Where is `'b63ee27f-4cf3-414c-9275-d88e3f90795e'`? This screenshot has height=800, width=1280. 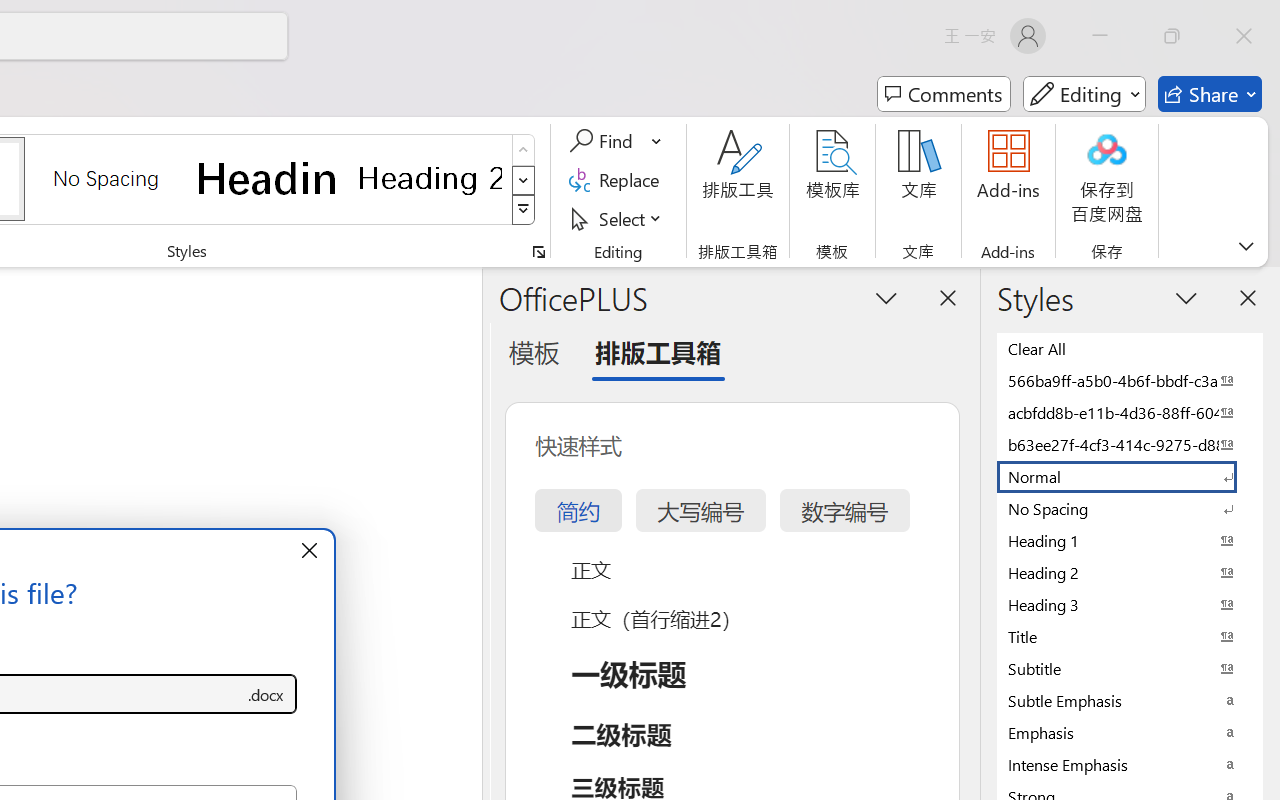 'b63ee27f-4cf3-414c-9275-d88e3f90795e' is located at coordinates (1130, 443).